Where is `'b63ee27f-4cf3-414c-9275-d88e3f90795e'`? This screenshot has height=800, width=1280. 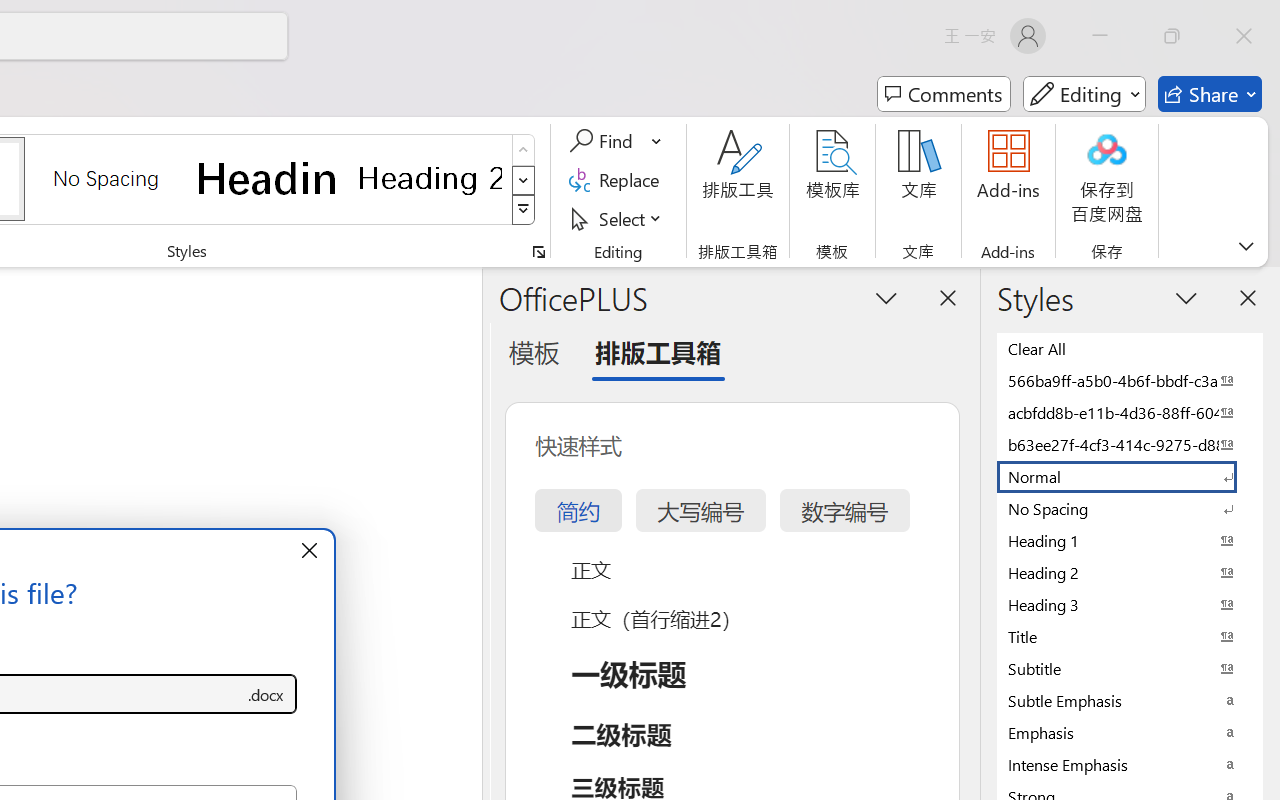 'b63ee27f-4cf3-414c-9275-d88e3f90795e' is located at coordinates (1130, 443).